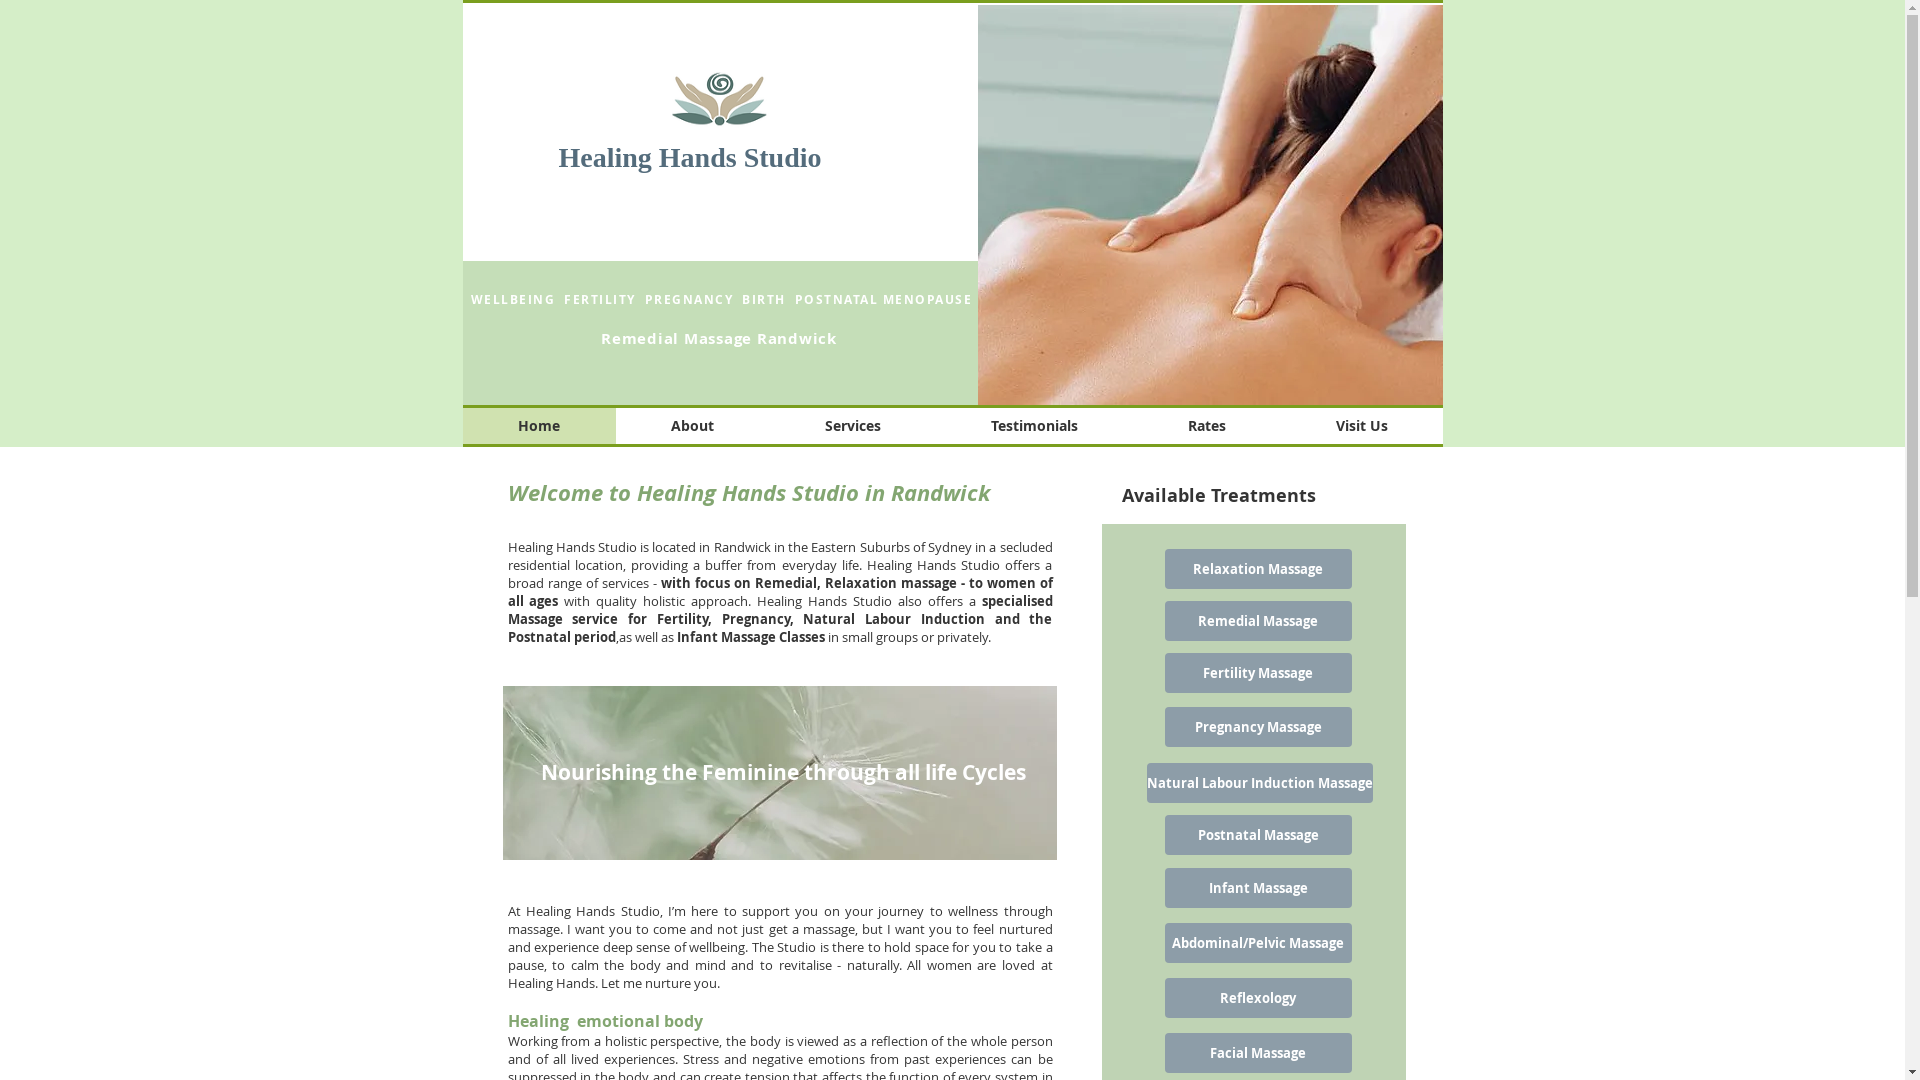 This screenshot has width=1920, height=1080. I want to click on 'Facial Massage', so click(1256, 1052).